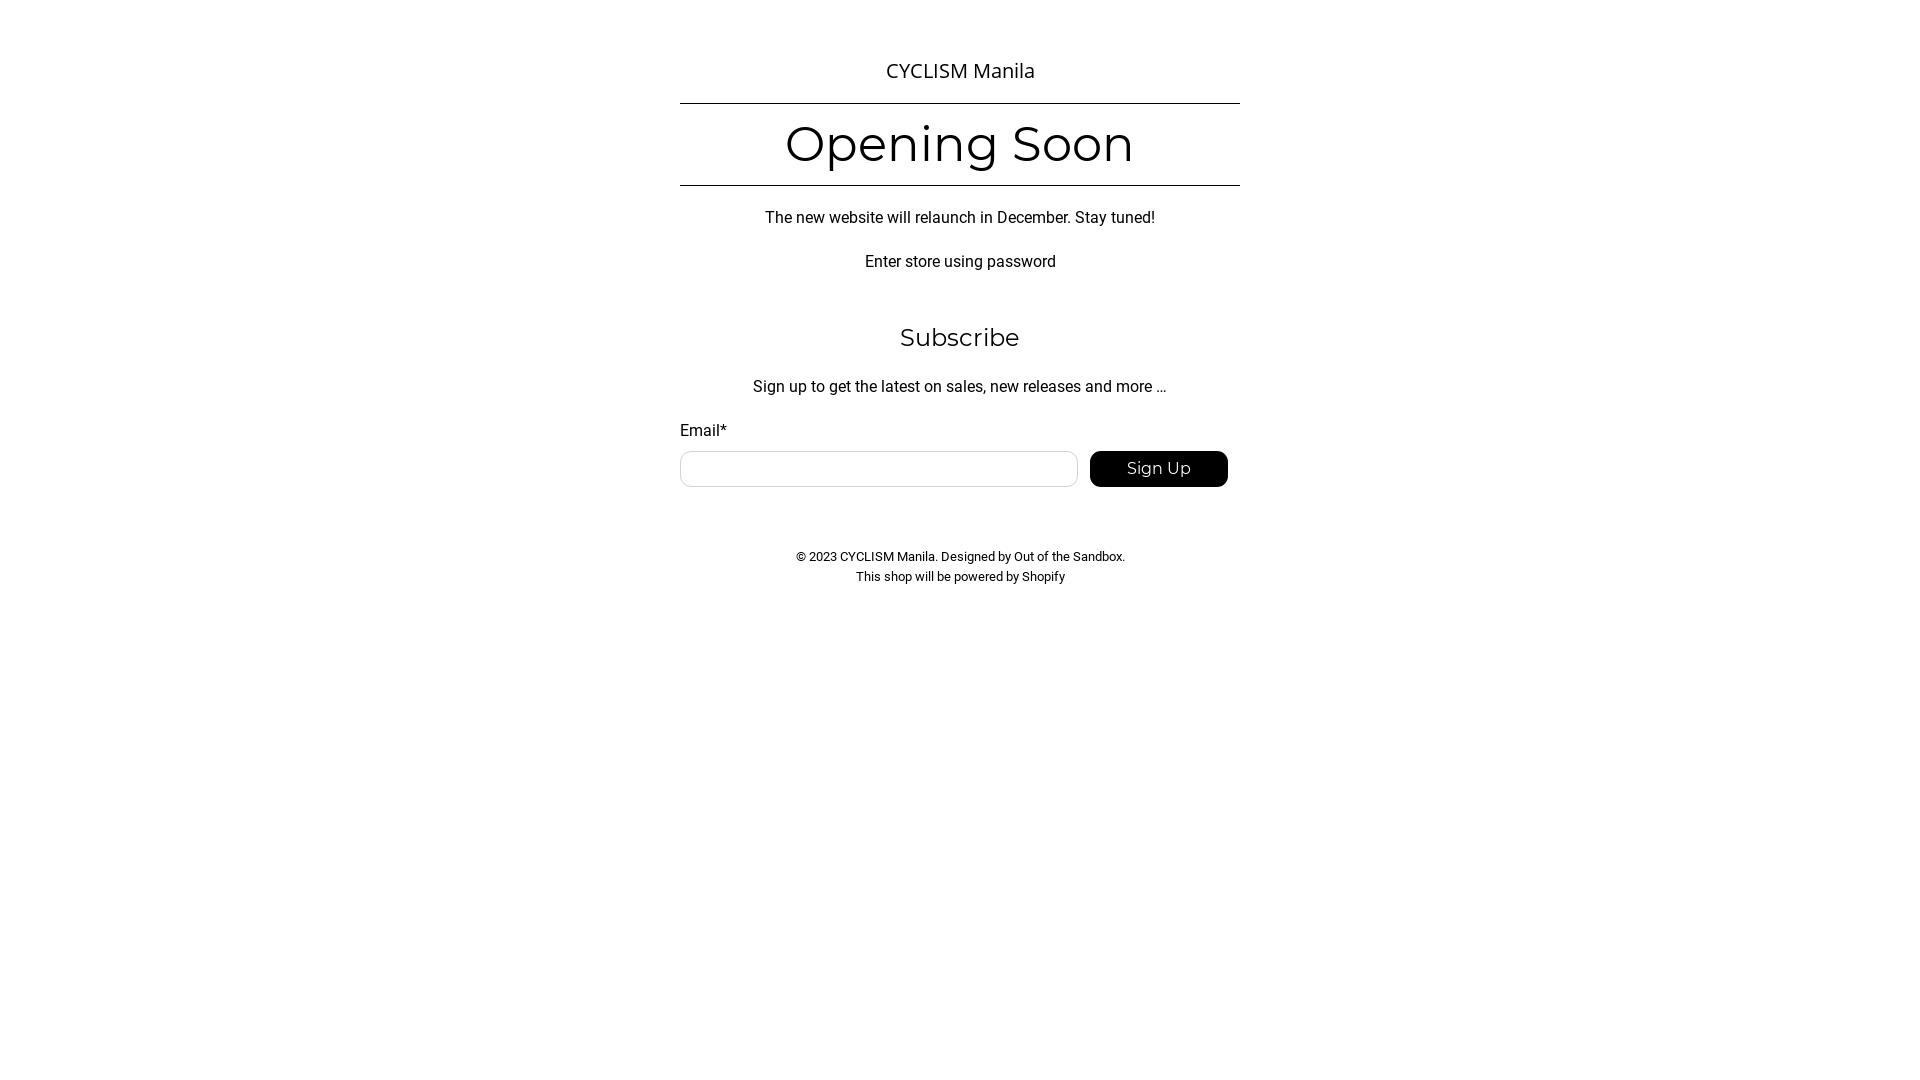  I want to click on 'Enter store using password', so click(958, 260).